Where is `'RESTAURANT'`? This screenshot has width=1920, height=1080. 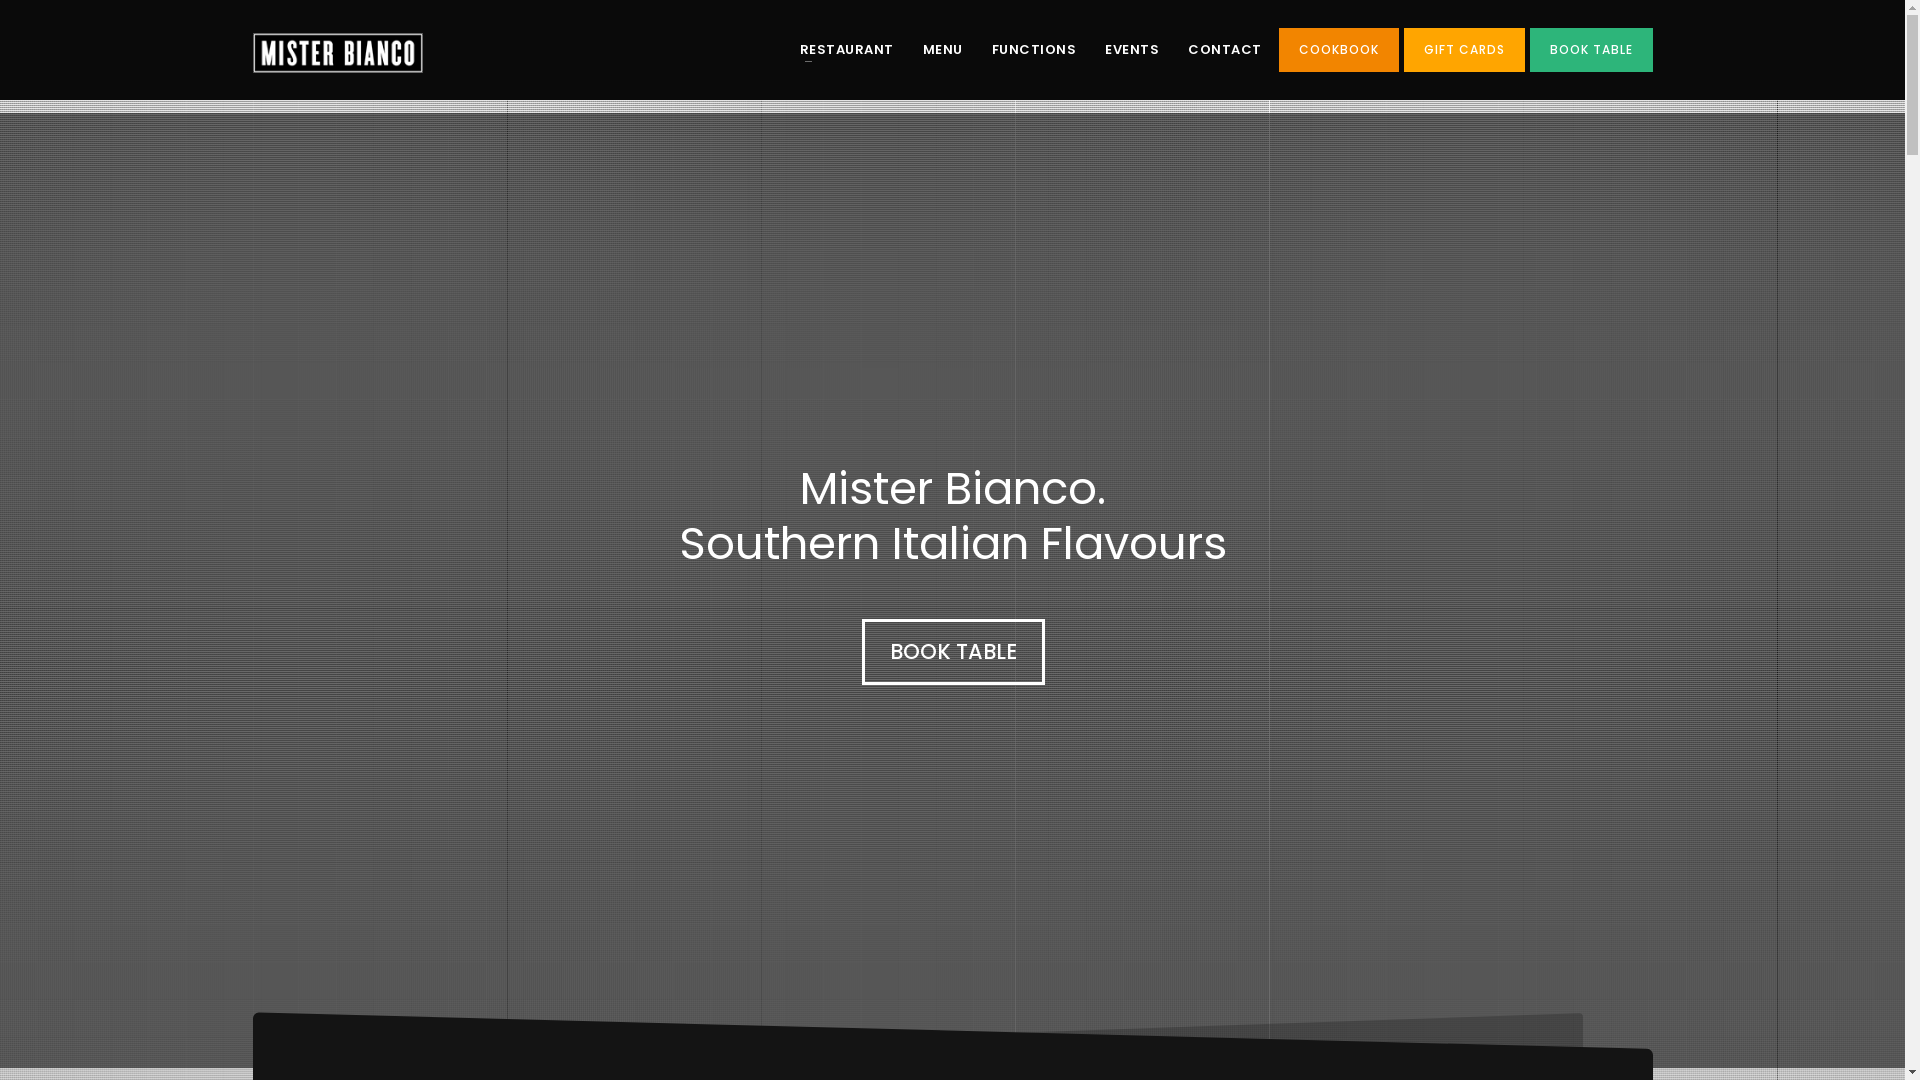 'RESTAURANT' is located at coordinates (786, 49).